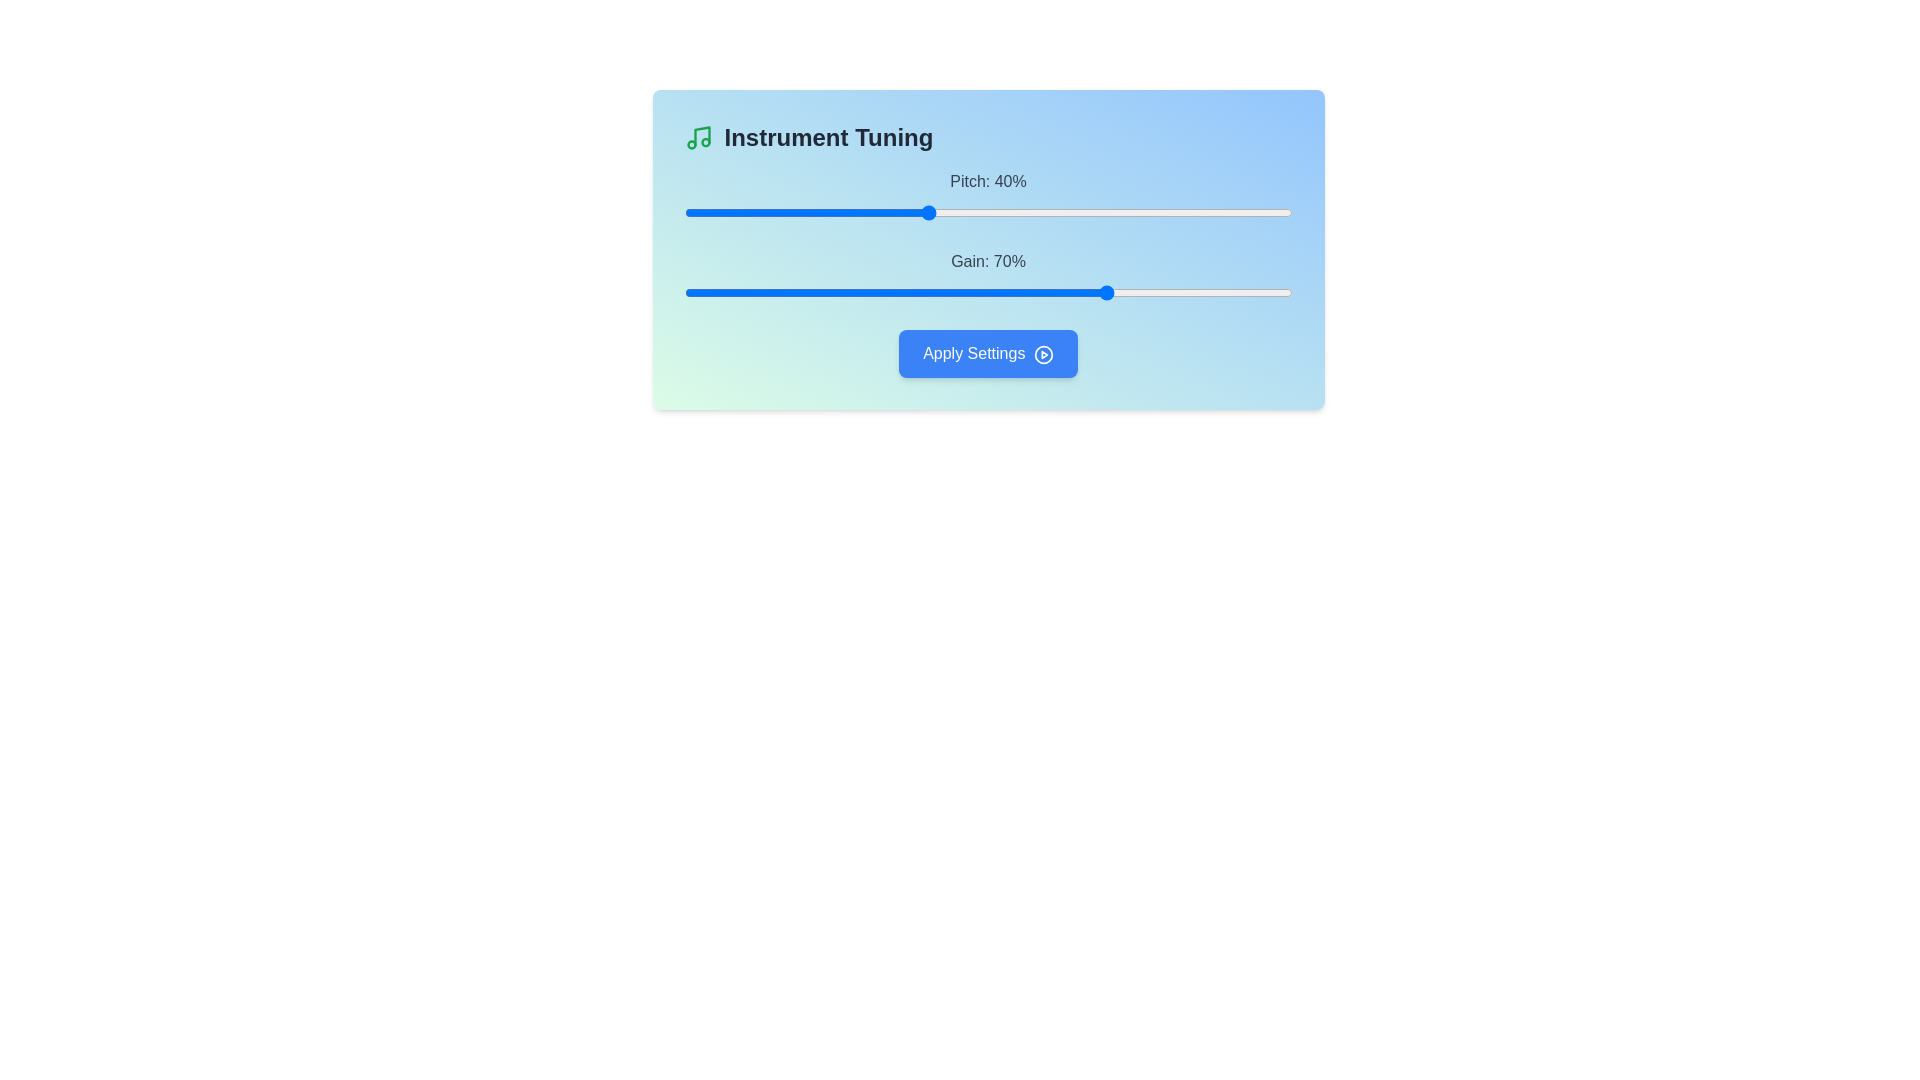  What do you see at coordinates (750, 212) in the screenshot?
I see `the pitch slider to set its value to 11` at bounding box center [750, 212].